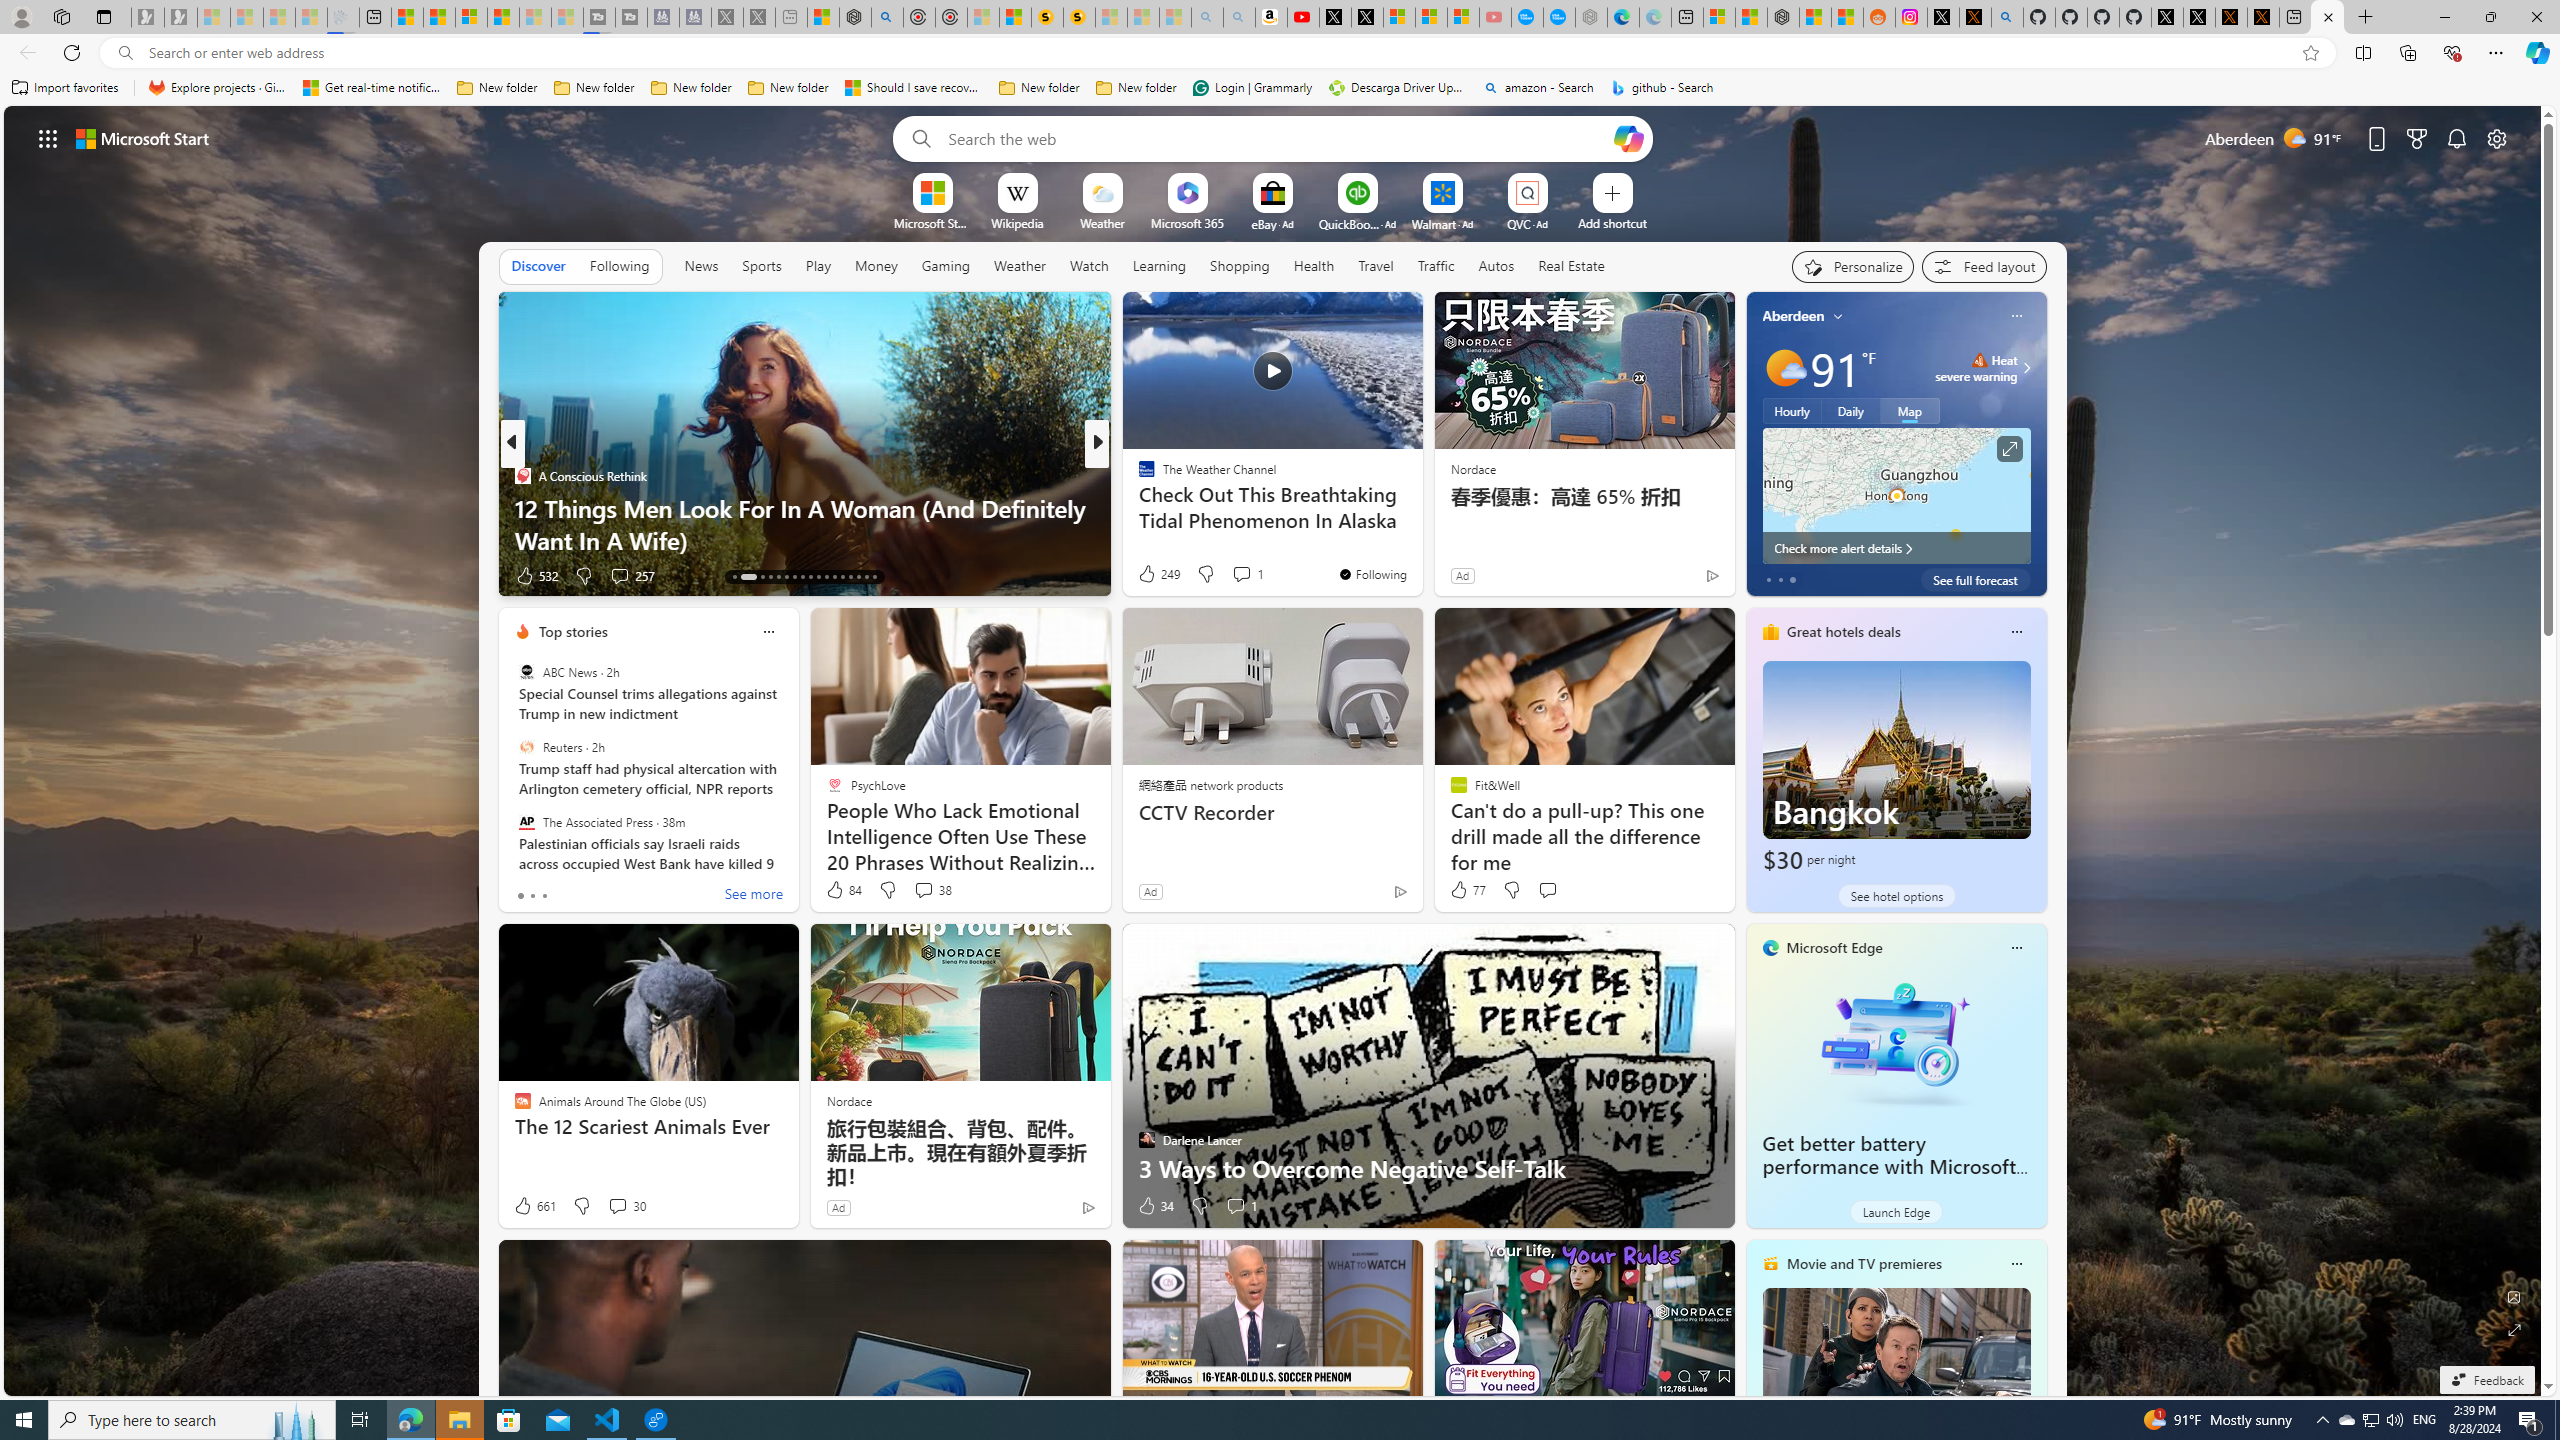  What do you see at coordinates (142, 137) in the screenshot?
I see `'Microsoft start'` at bounding box center [142, 137].